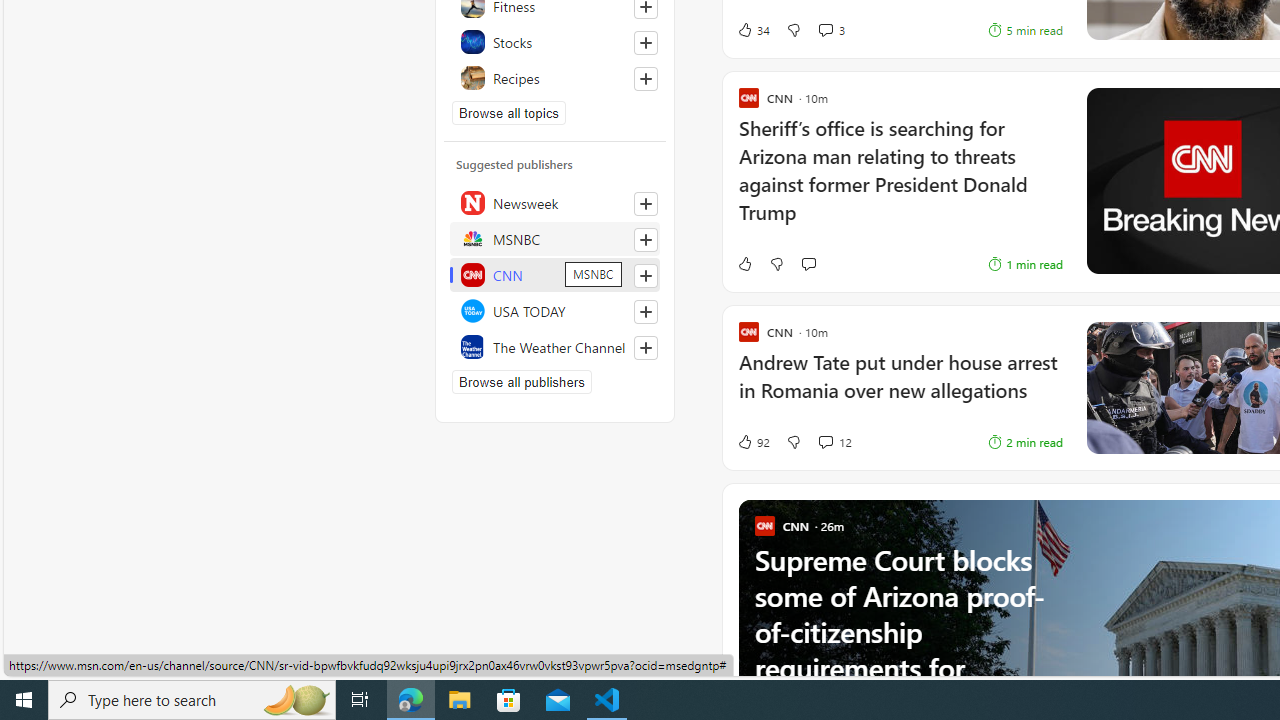 Image resolution: width=1280 pixels, height=720 pixels. What do you see at coordinates (555, 42) in the screenshot?
I see `'Stocks'` at bounding box center [555, 42].